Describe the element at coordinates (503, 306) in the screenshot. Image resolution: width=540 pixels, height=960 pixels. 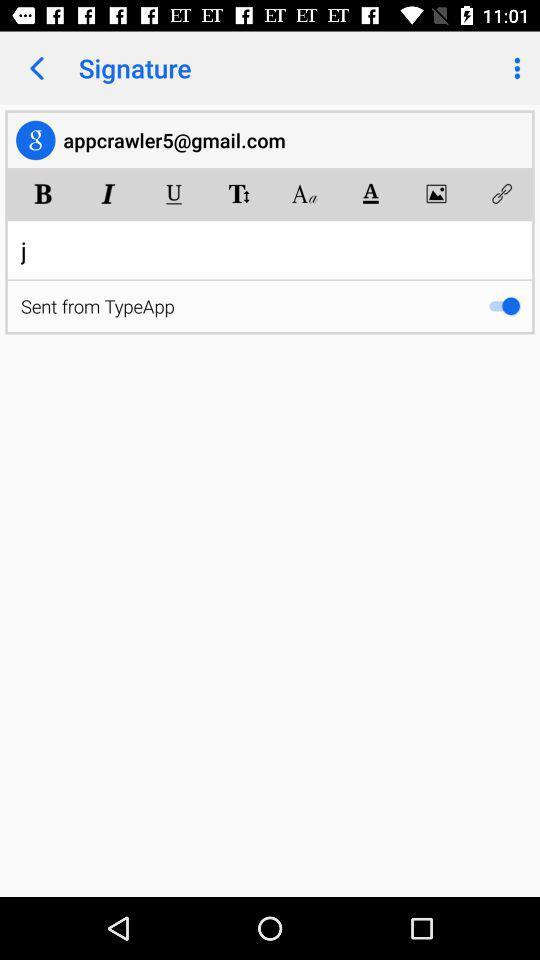
I see `the item below j item` at that location.